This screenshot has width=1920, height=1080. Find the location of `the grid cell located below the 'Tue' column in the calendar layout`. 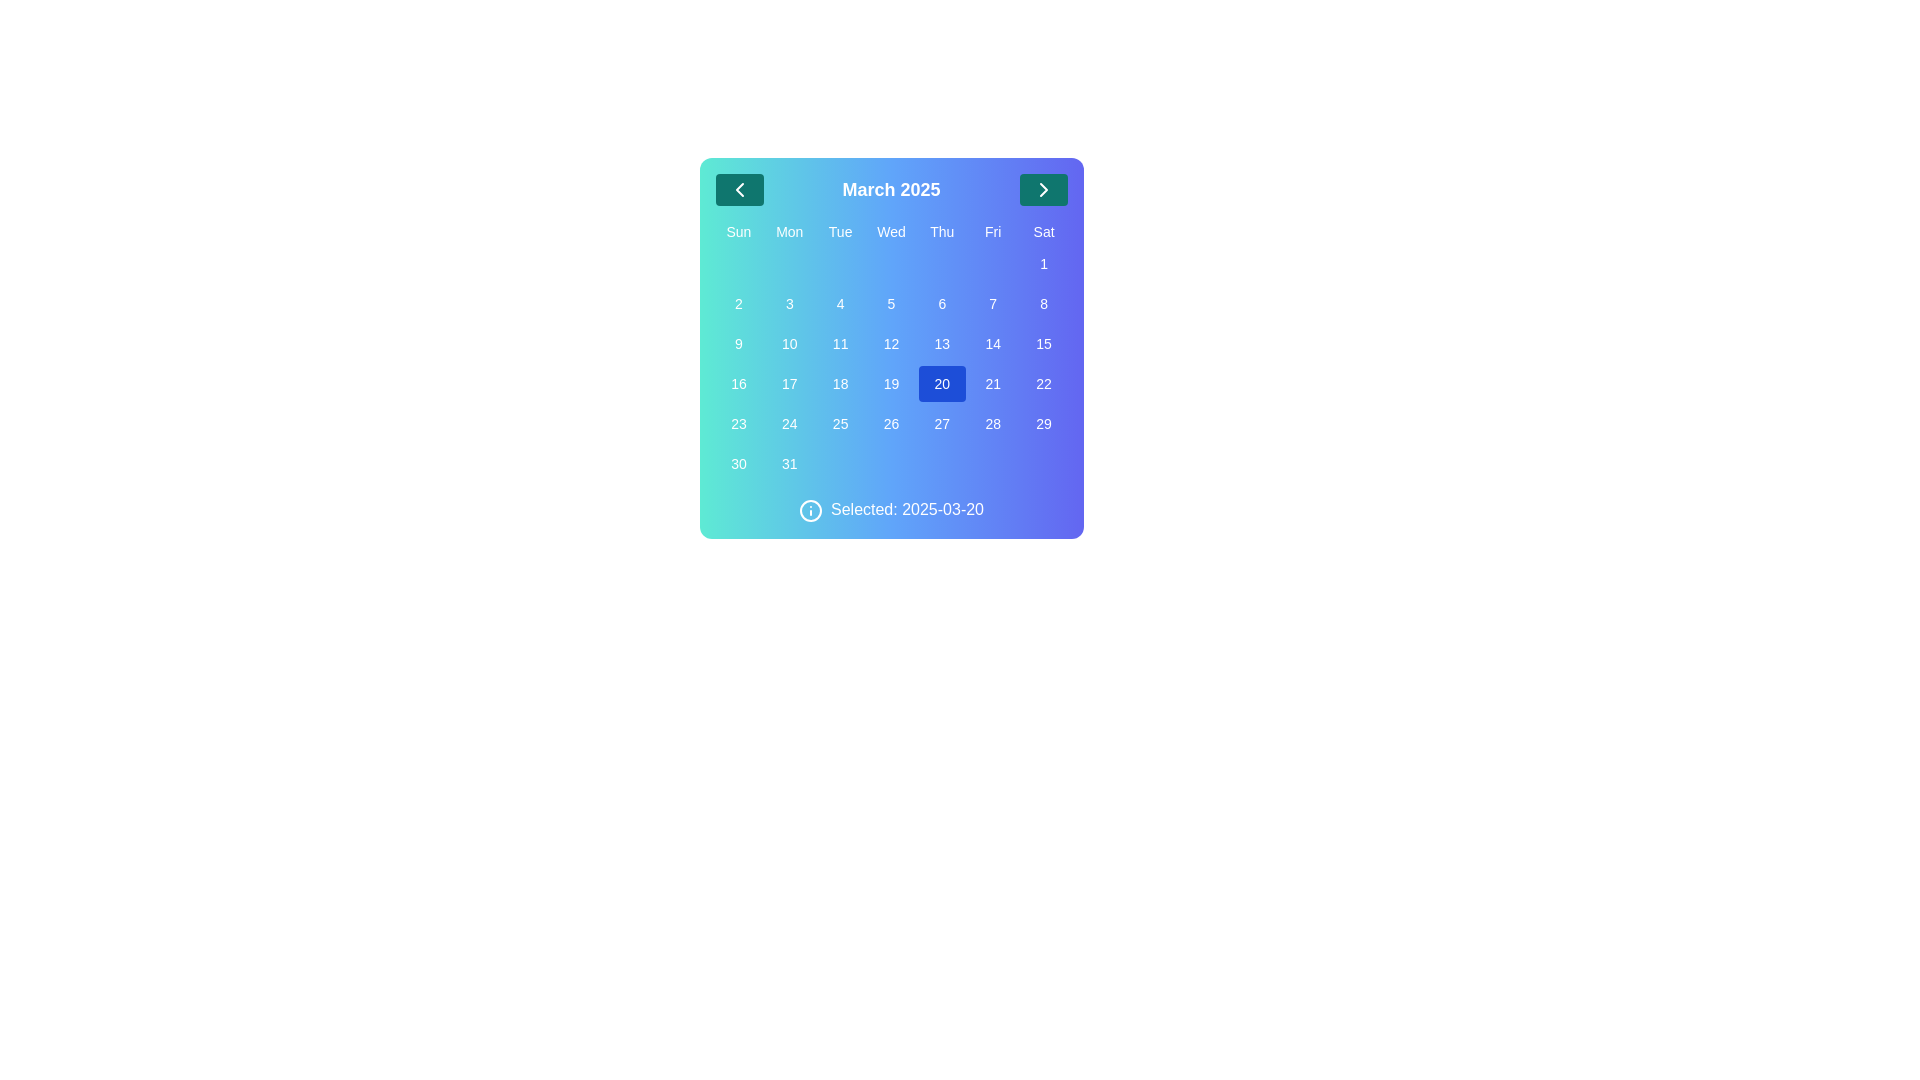

the grid cell located below the 'Tue' column in the calendar layout is located at coordinates (840, 262).